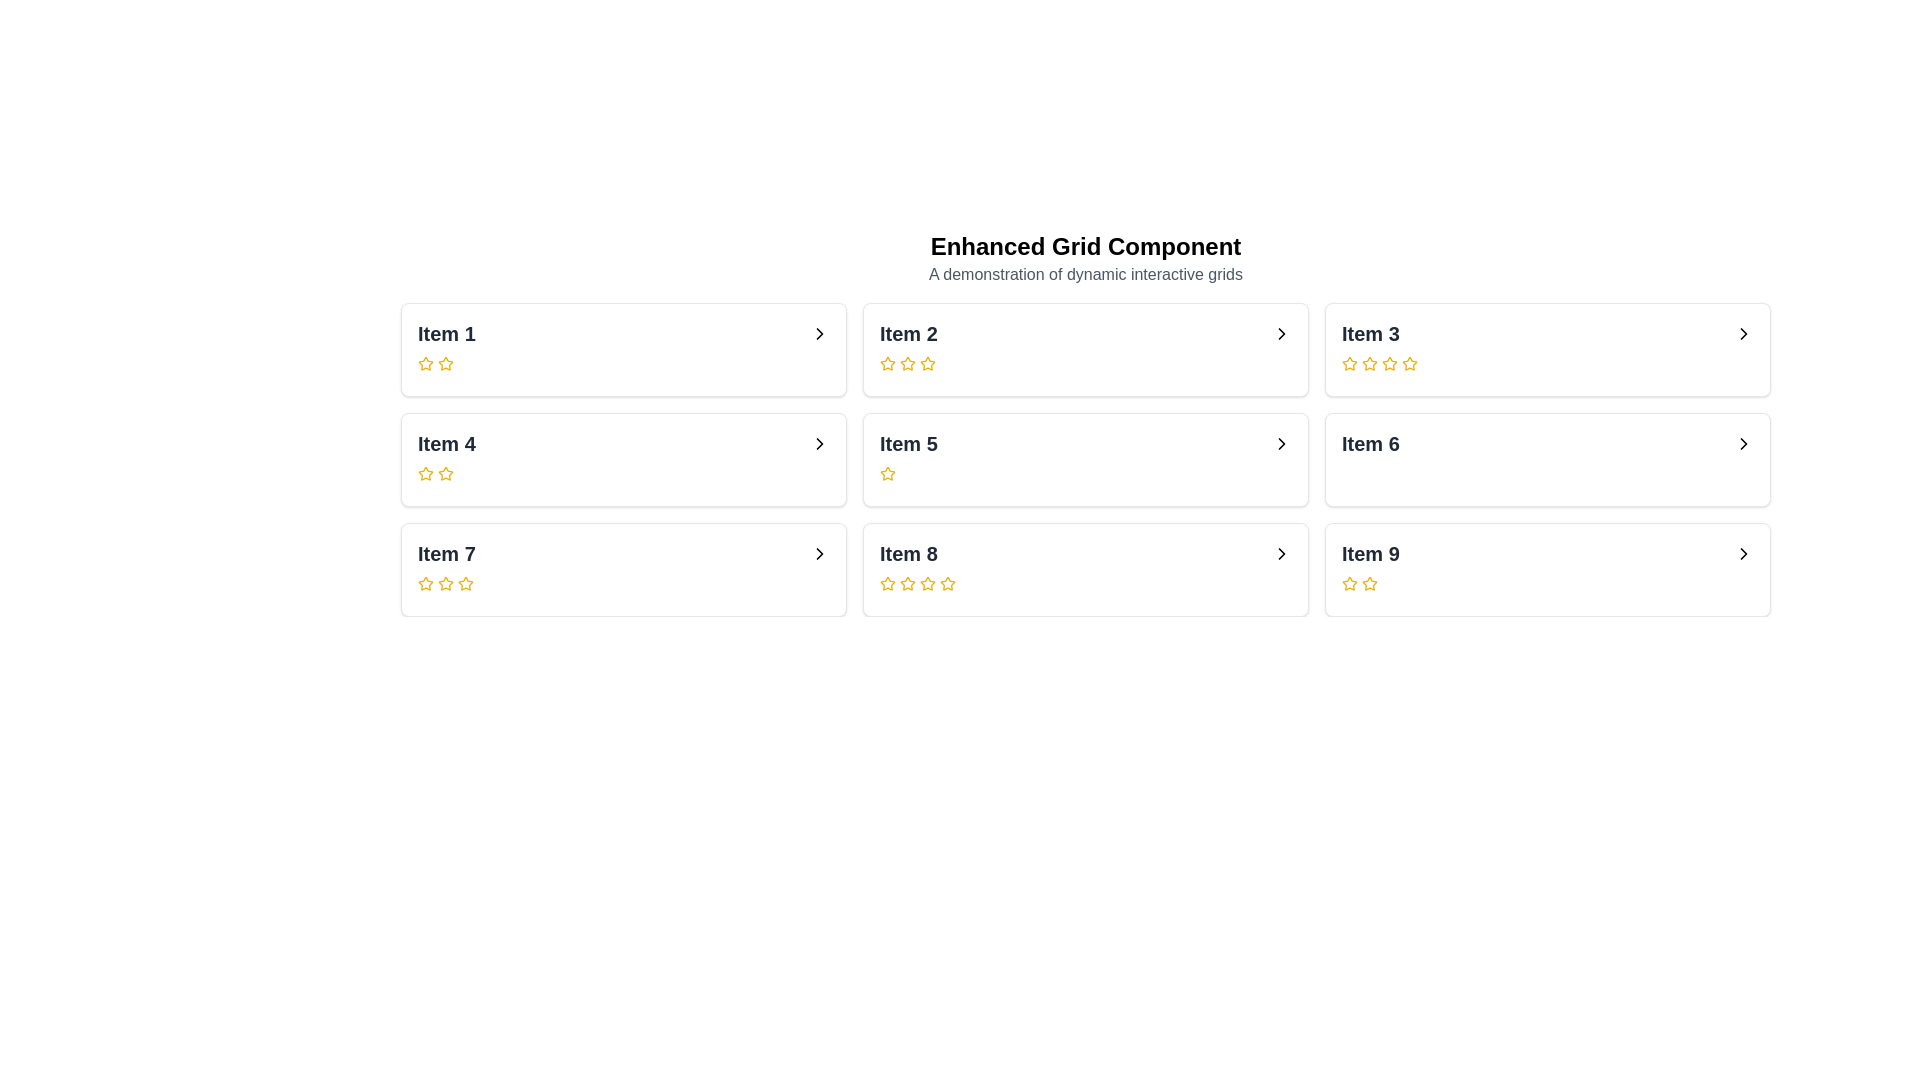 The height and width of the screenshot is (1080, 1920). Describe the element at coordinates (820, 333) in the screenshot. I see `the right-pointing chevron icon button located at the far right of the list item labeled 'Item 1'` at that location.